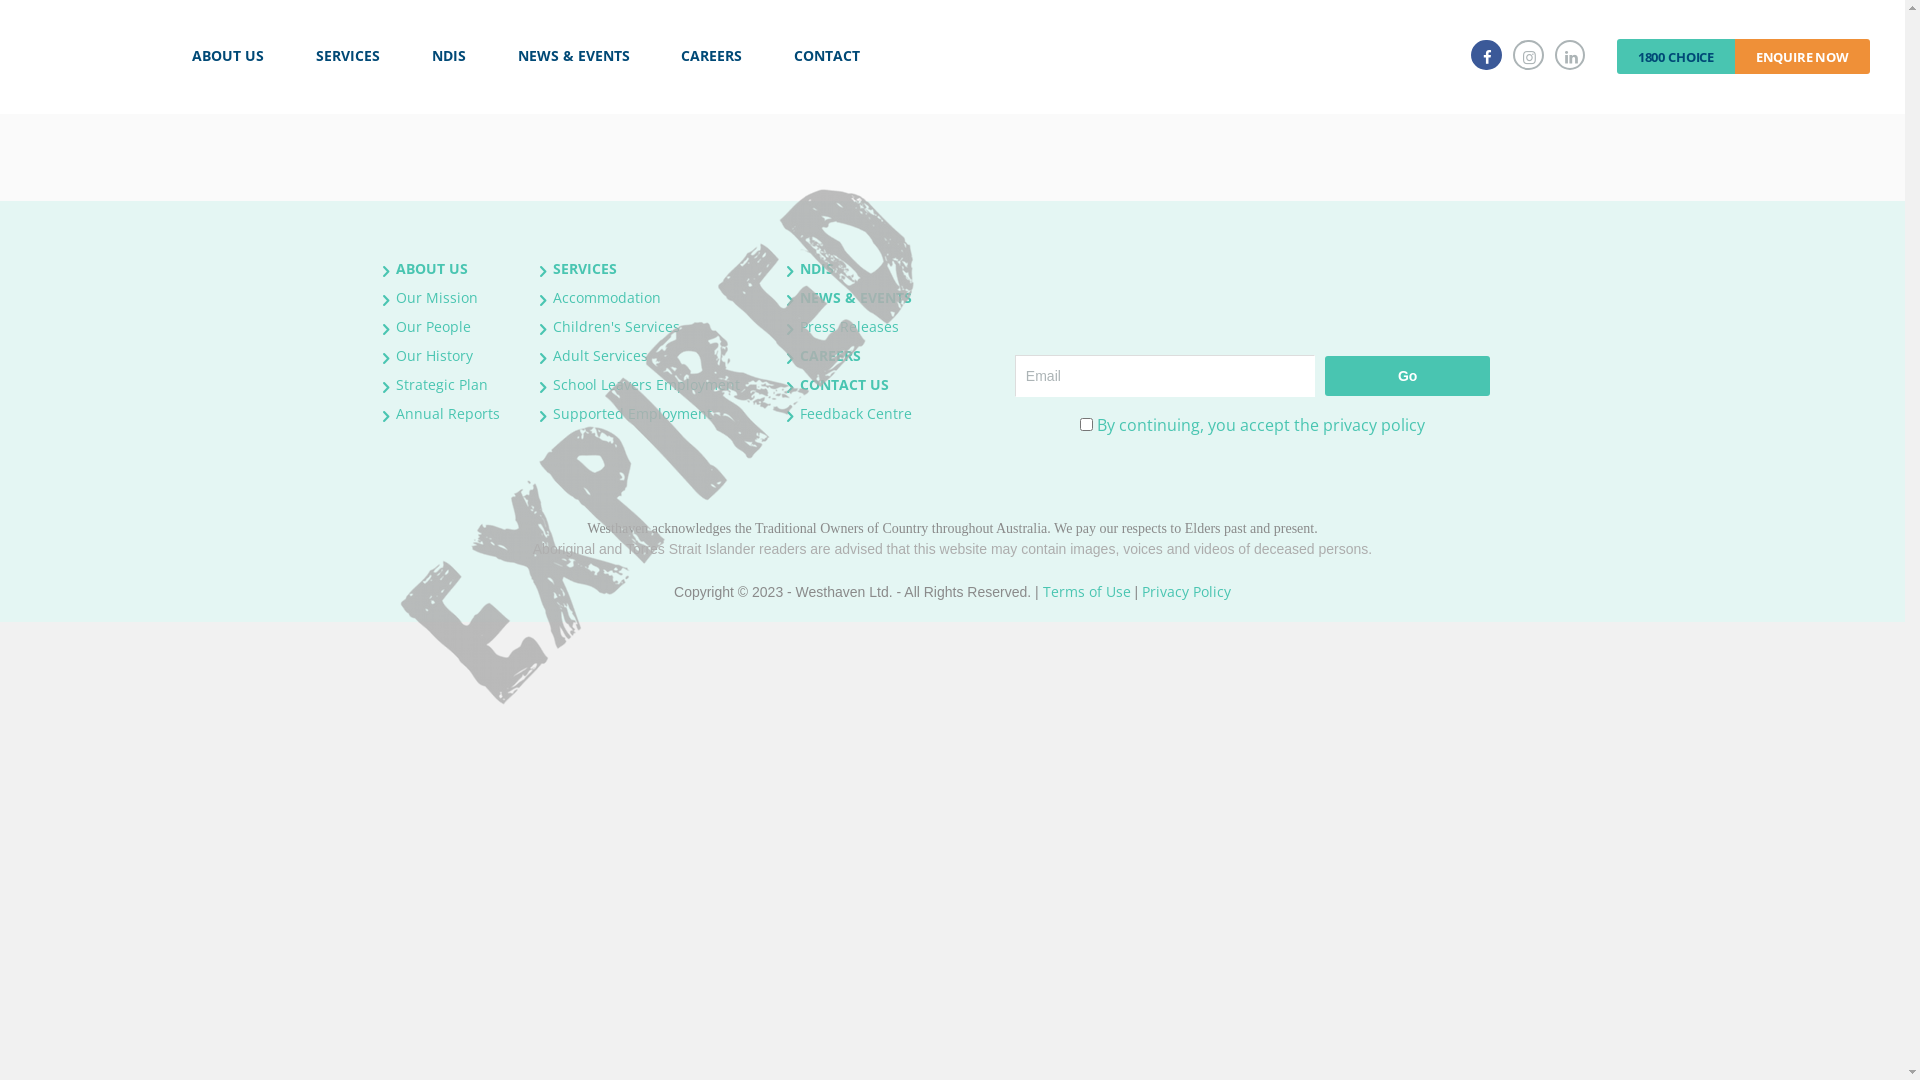 Image resolution: width=1920 pixels, height=1080 pixels. I want to click on 'NEWS & EVENTS', so click(573, 55).